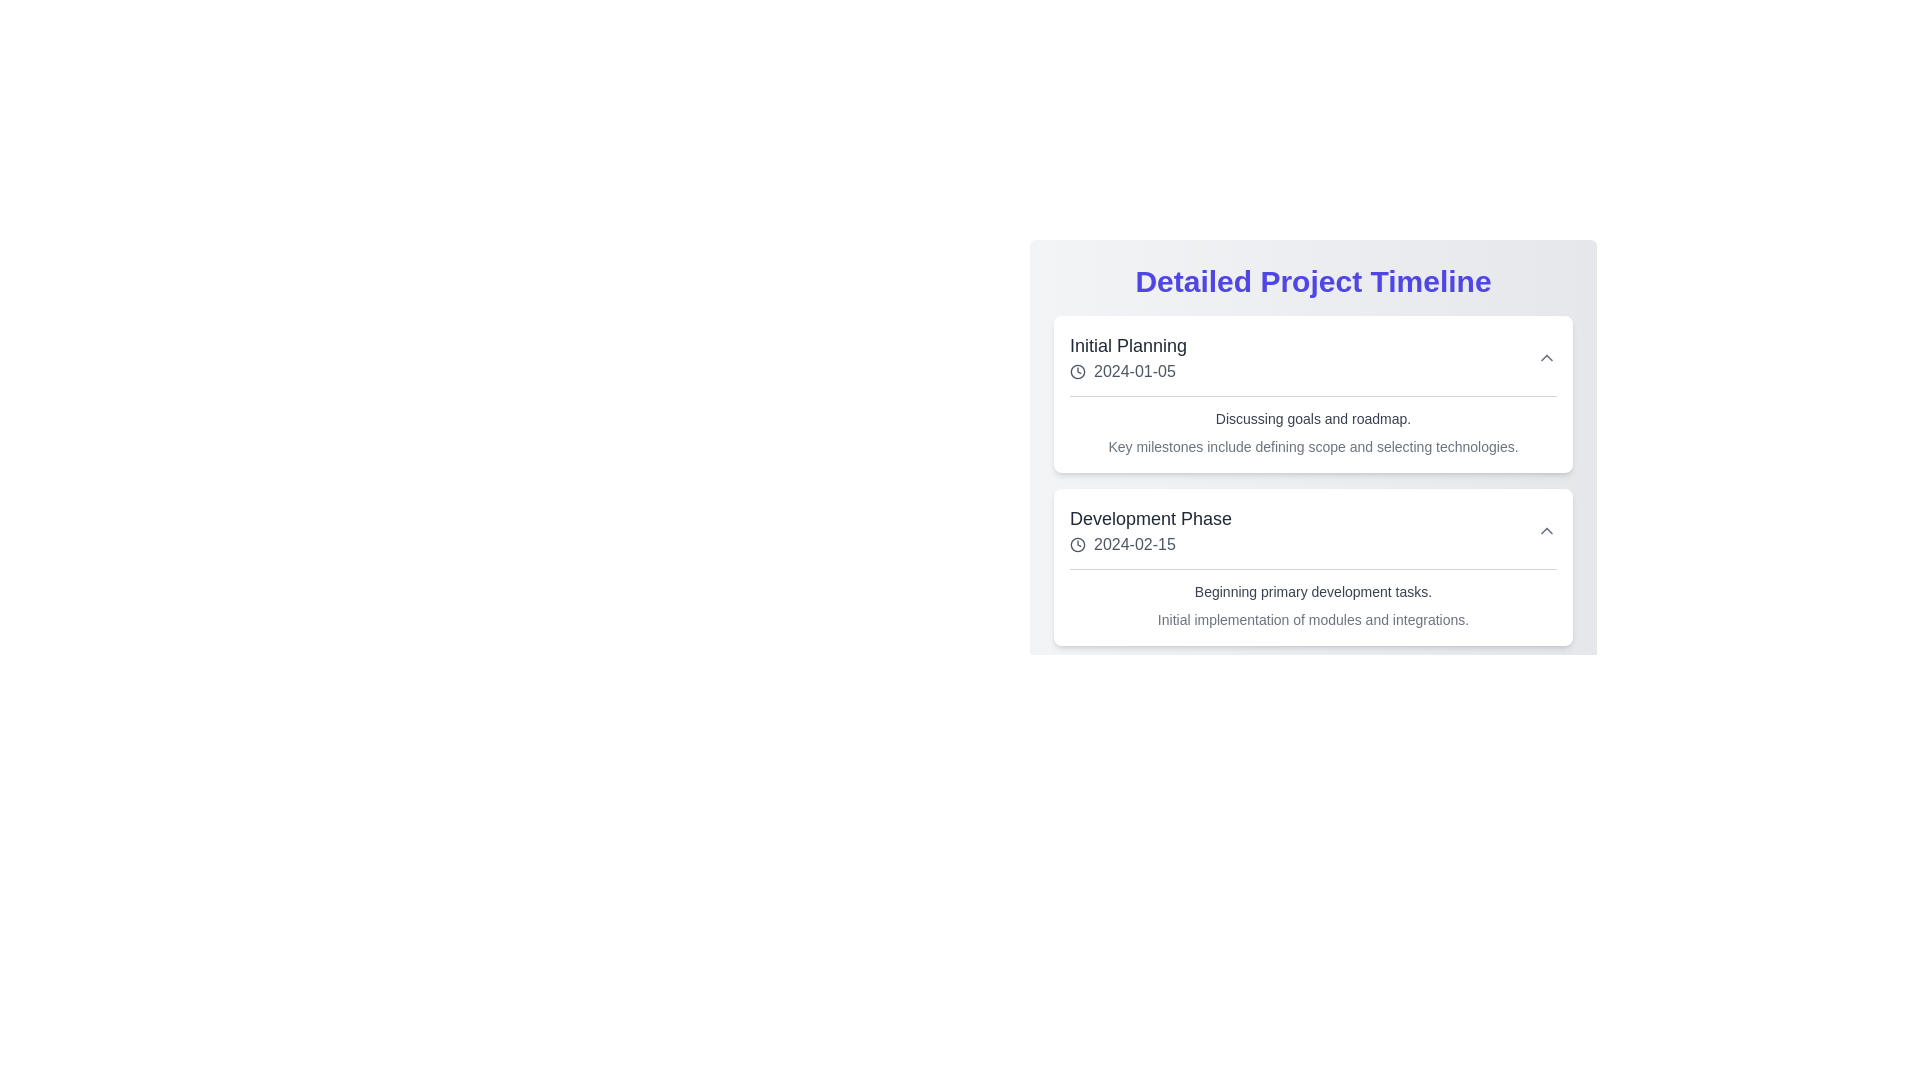 The width and height of the screenshot is (1920, 1080). Describe the element at coordinates (1313, 418) in the screenshot. I see `the text label containing the phrase 'Discussing goals and roadmap.' which is styled with a small font size, light weight, and gray color, located in the 'Initial Planning' section` at that location.